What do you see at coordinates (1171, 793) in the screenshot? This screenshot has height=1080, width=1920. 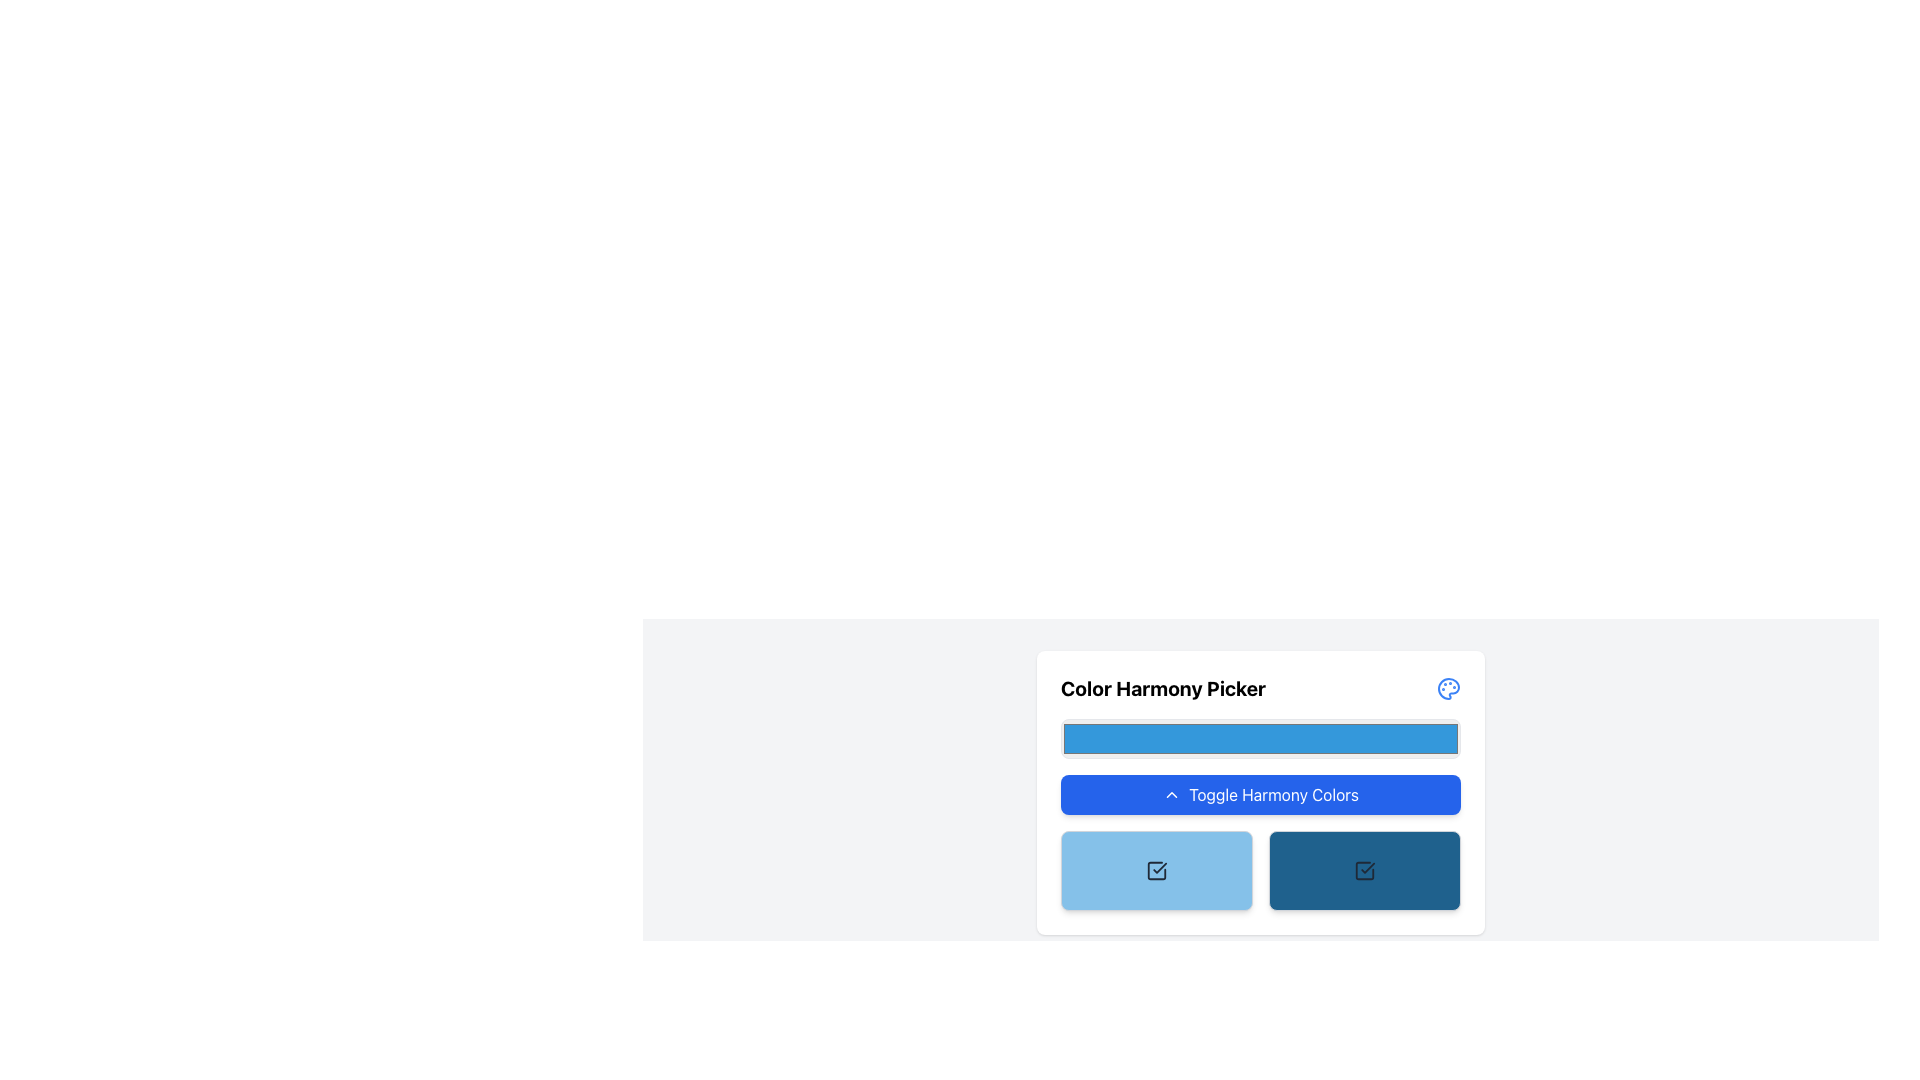 I see `the inverted chevron icon within the blue button labeled 'Toggle Harmony Colors'` at bounding box center [1171, 793].